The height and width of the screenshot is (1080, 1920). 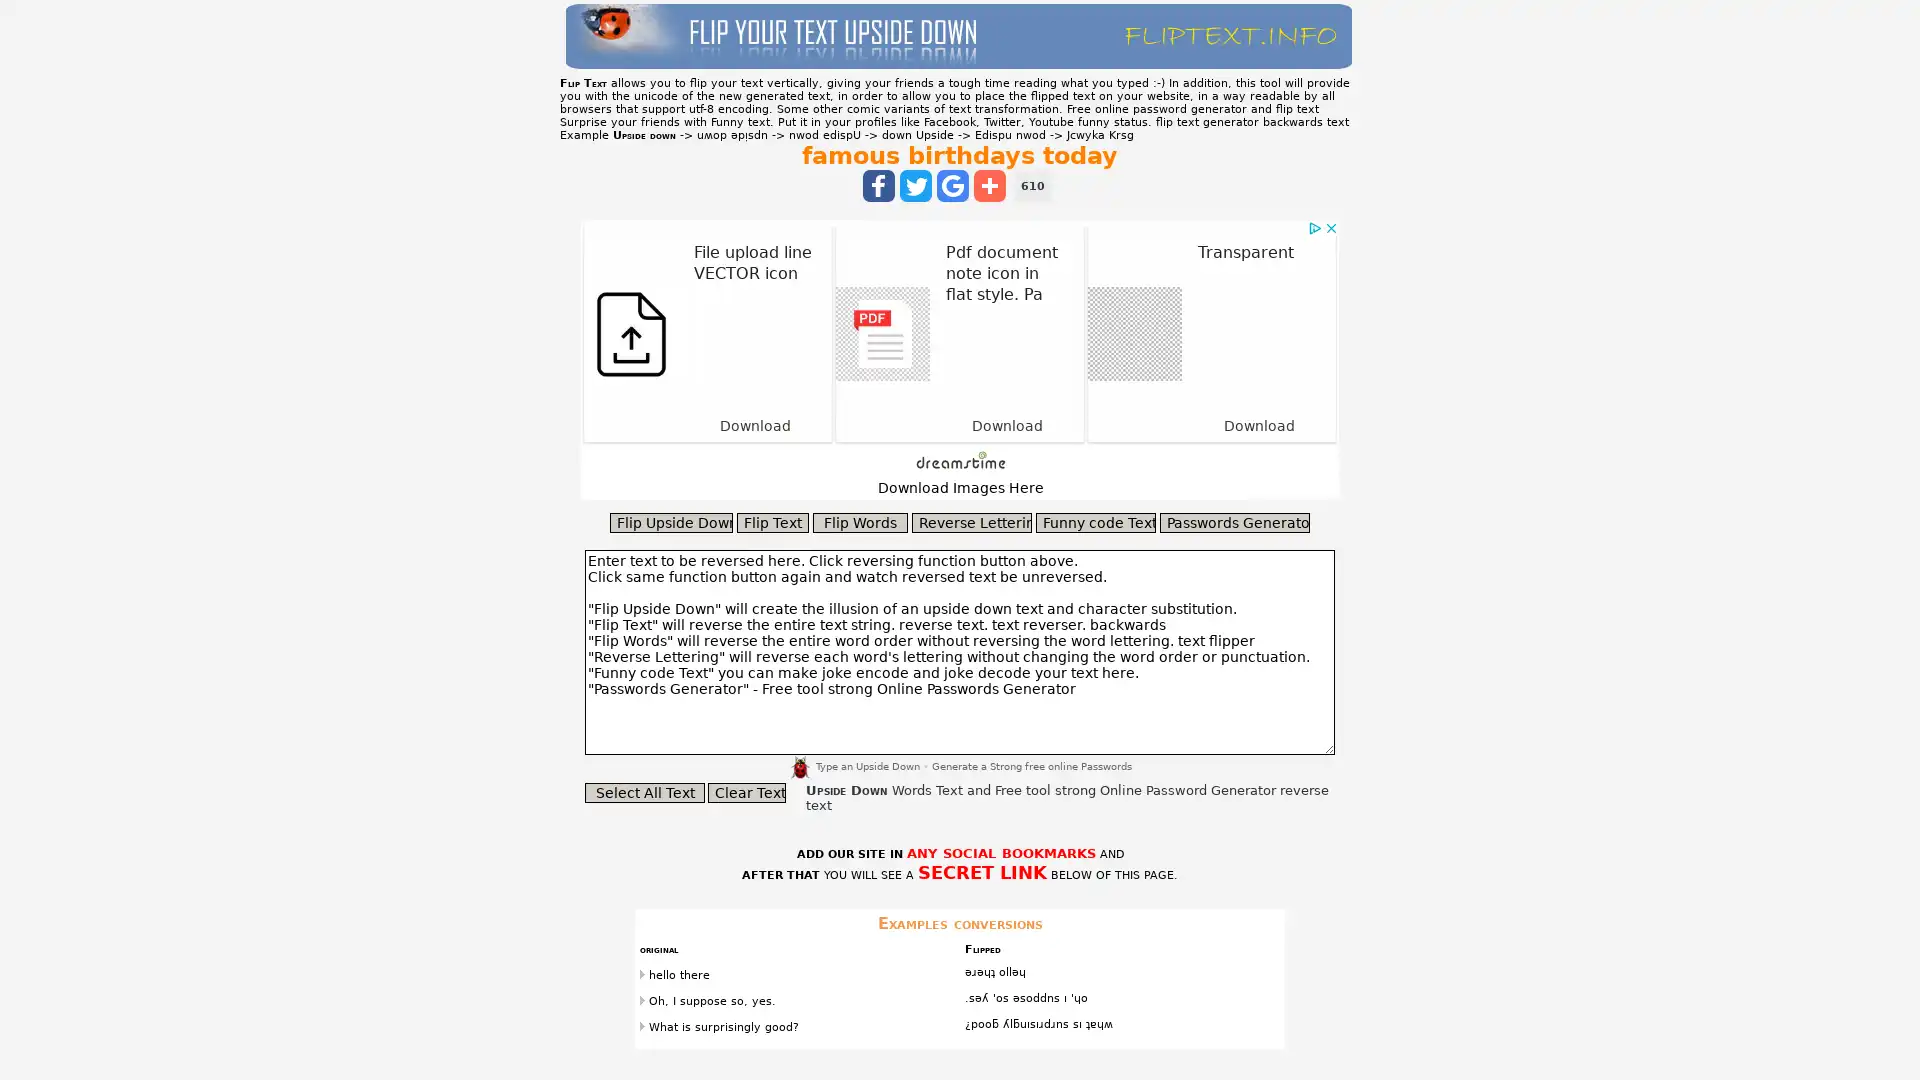 I want to click on Share to Twitter, so click(x=915, y=185).